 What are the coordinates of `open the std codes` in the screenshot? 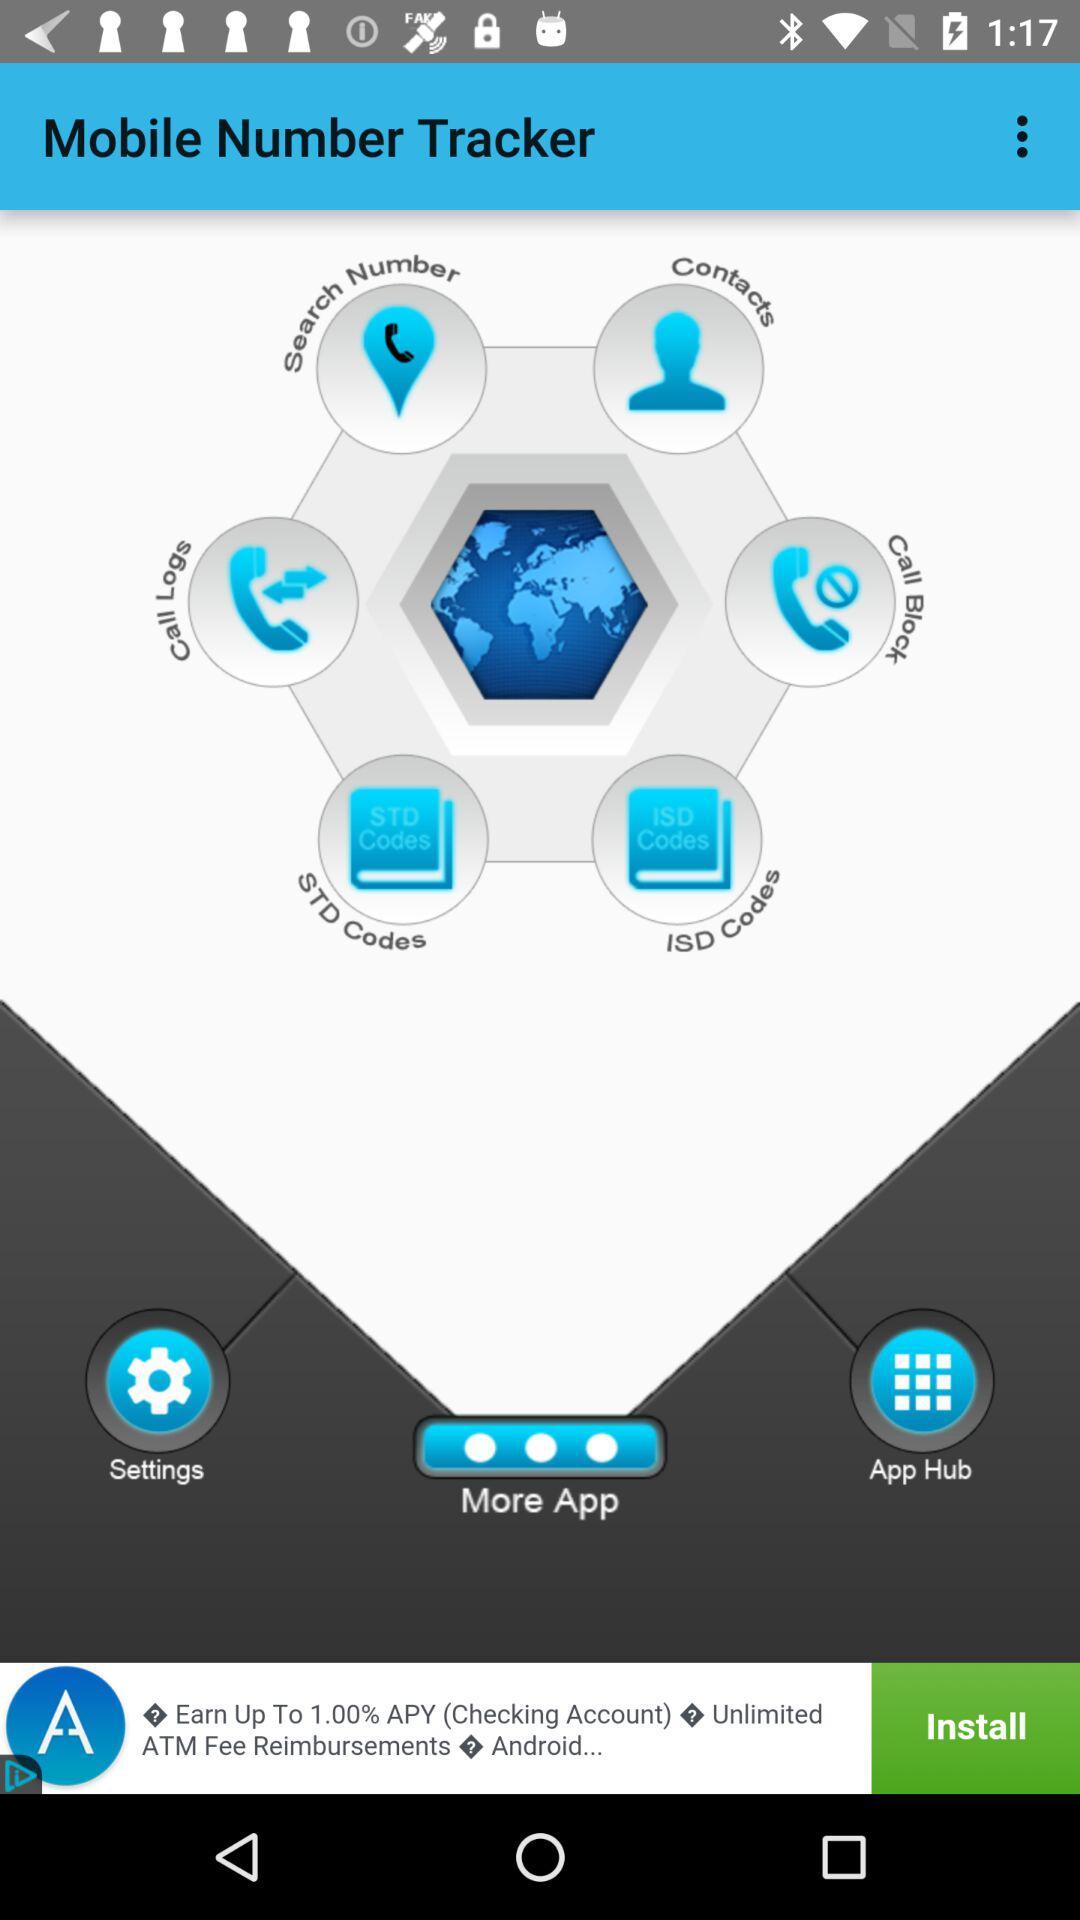 It's located at (400, 840).